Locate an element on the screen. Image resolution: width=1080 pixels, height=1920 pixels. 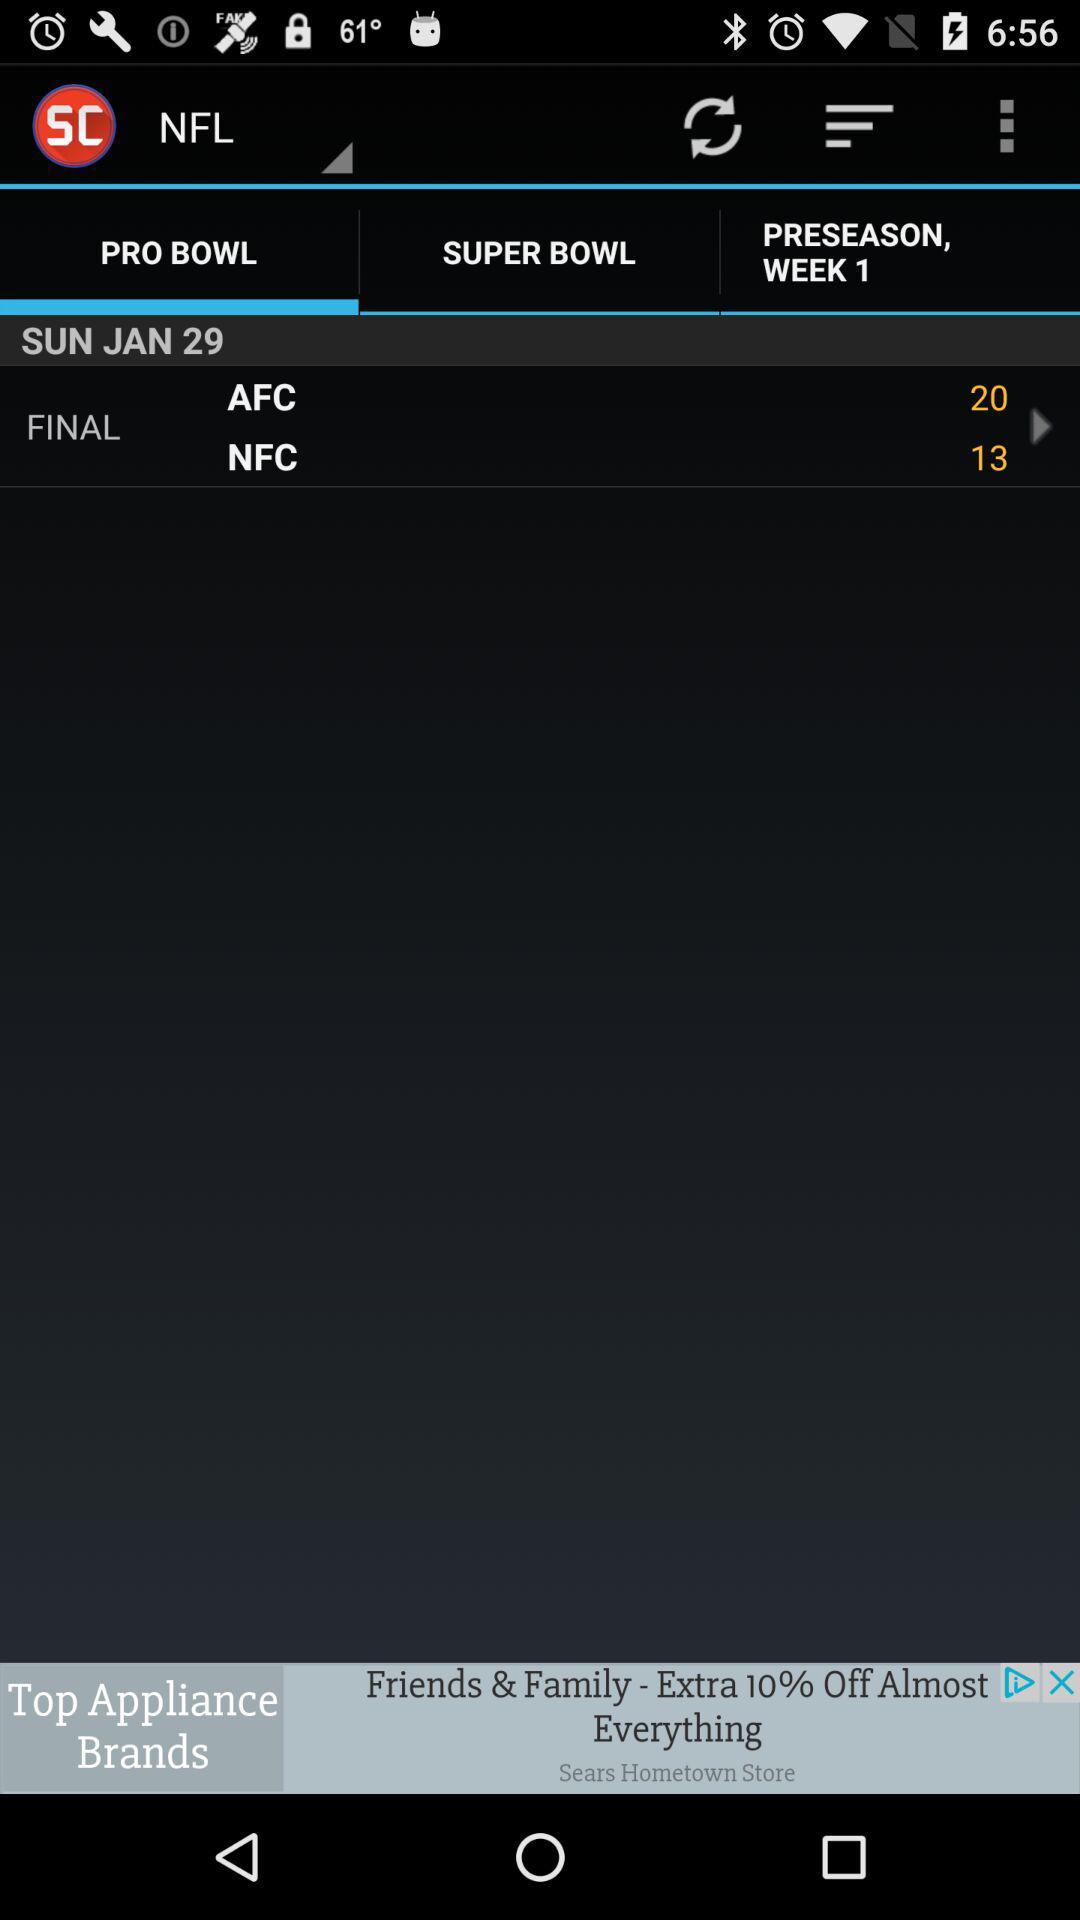
for add is located at coordinates (540, 1727).